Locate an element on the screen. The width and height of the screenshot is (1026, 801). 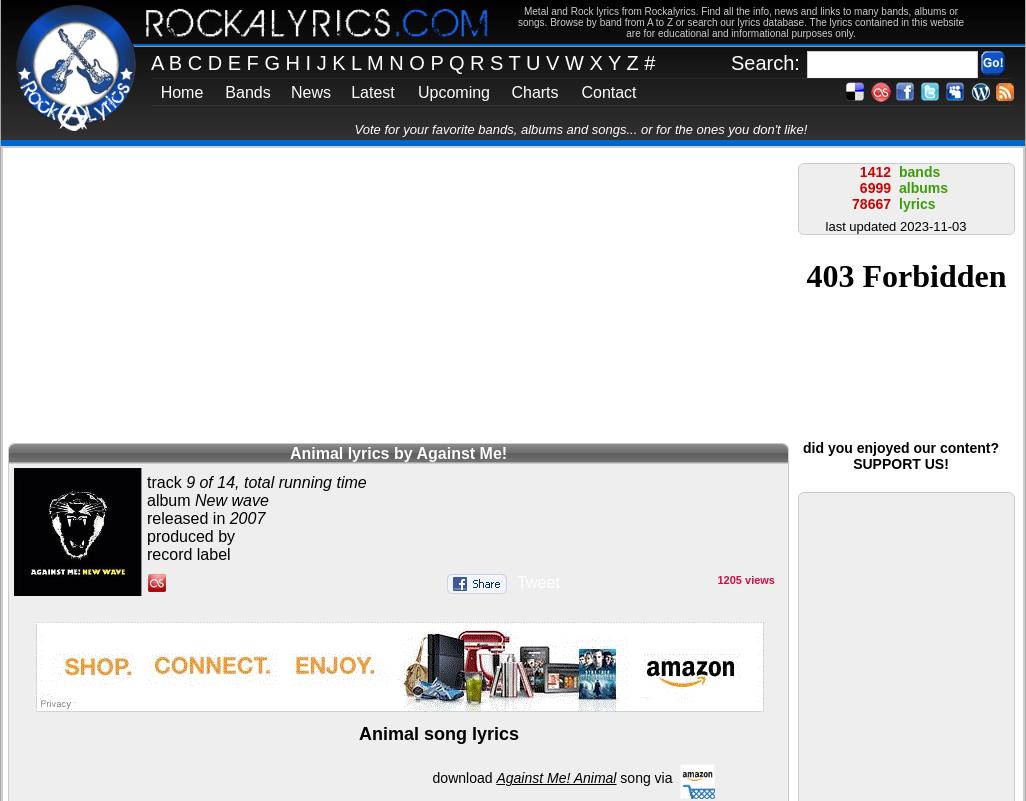
'C' is located at coordinates (186, 62).